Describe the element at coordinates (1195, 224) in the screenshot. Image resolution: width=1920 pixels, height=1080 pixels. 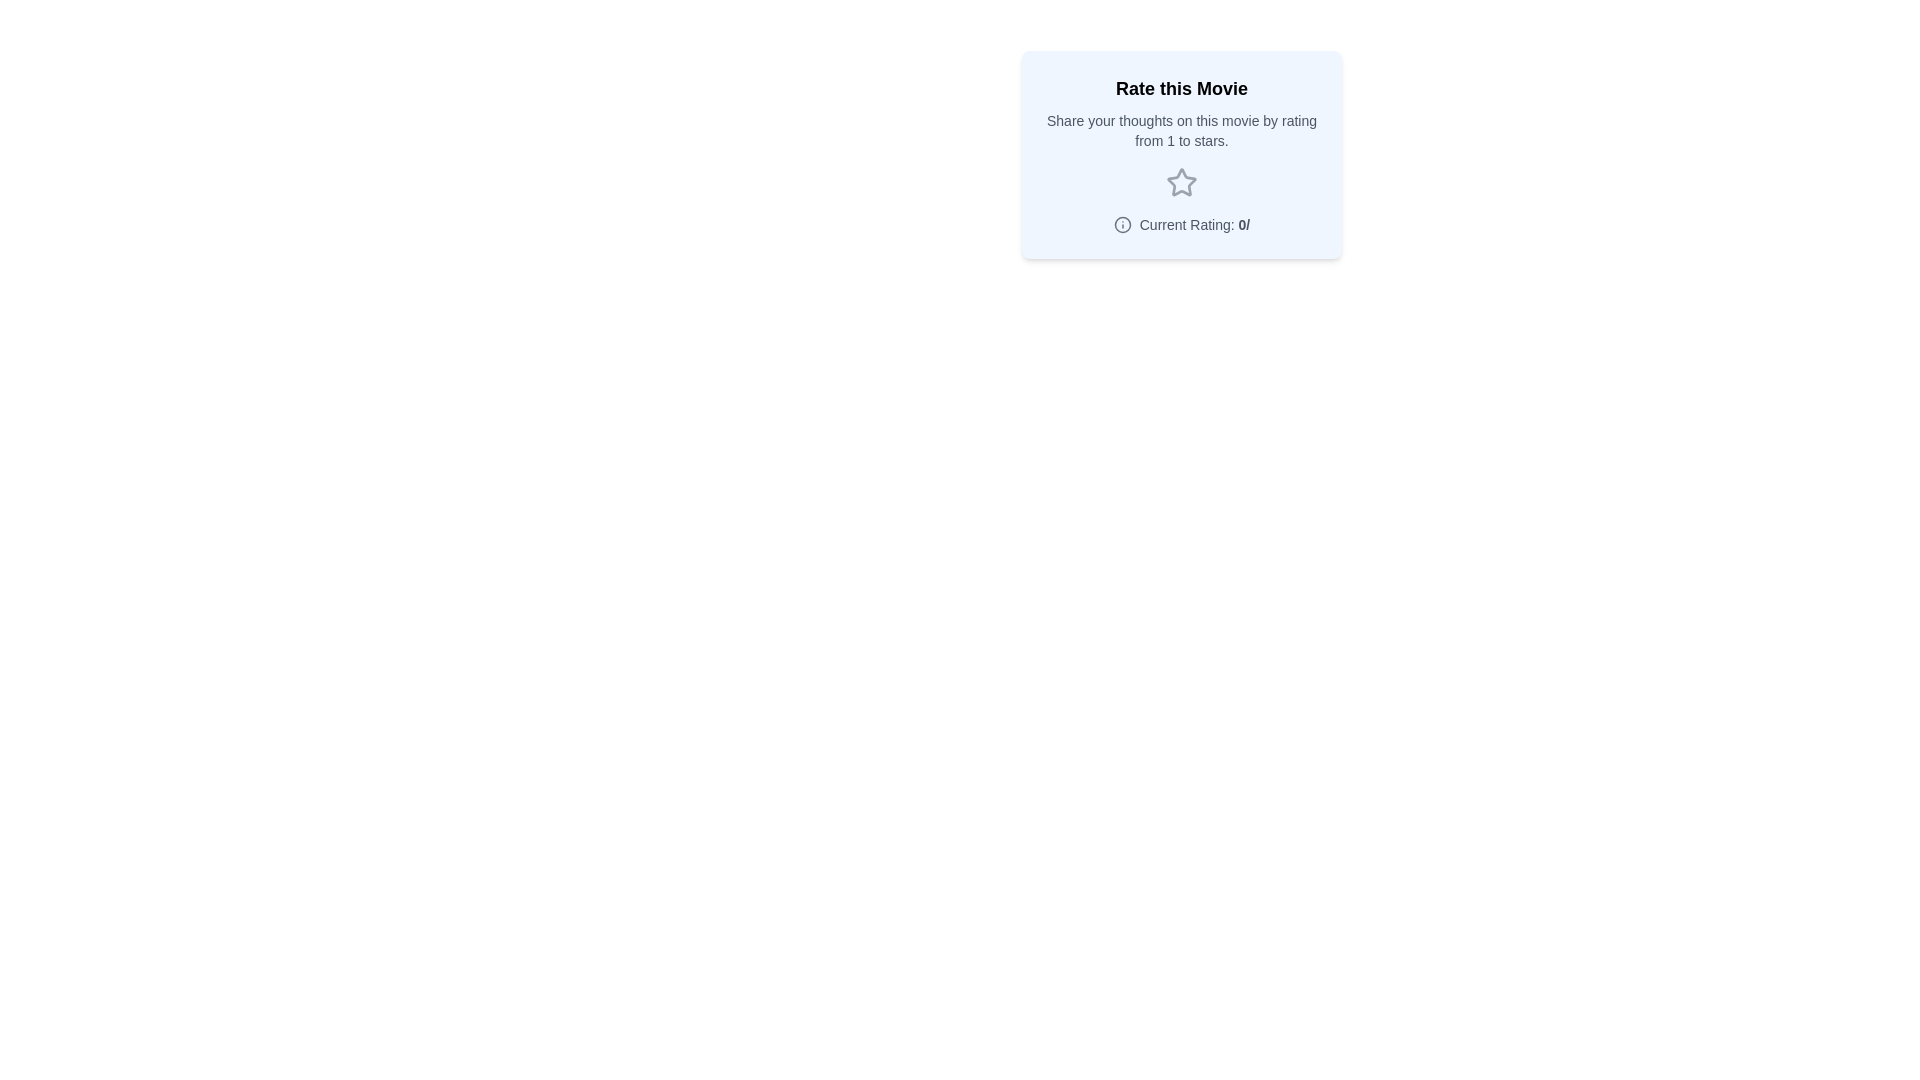
I see `information from the Text label that indicates the current rating status, located directly below the star rating UI component and adjacent to an informational SVG icon` at that location.